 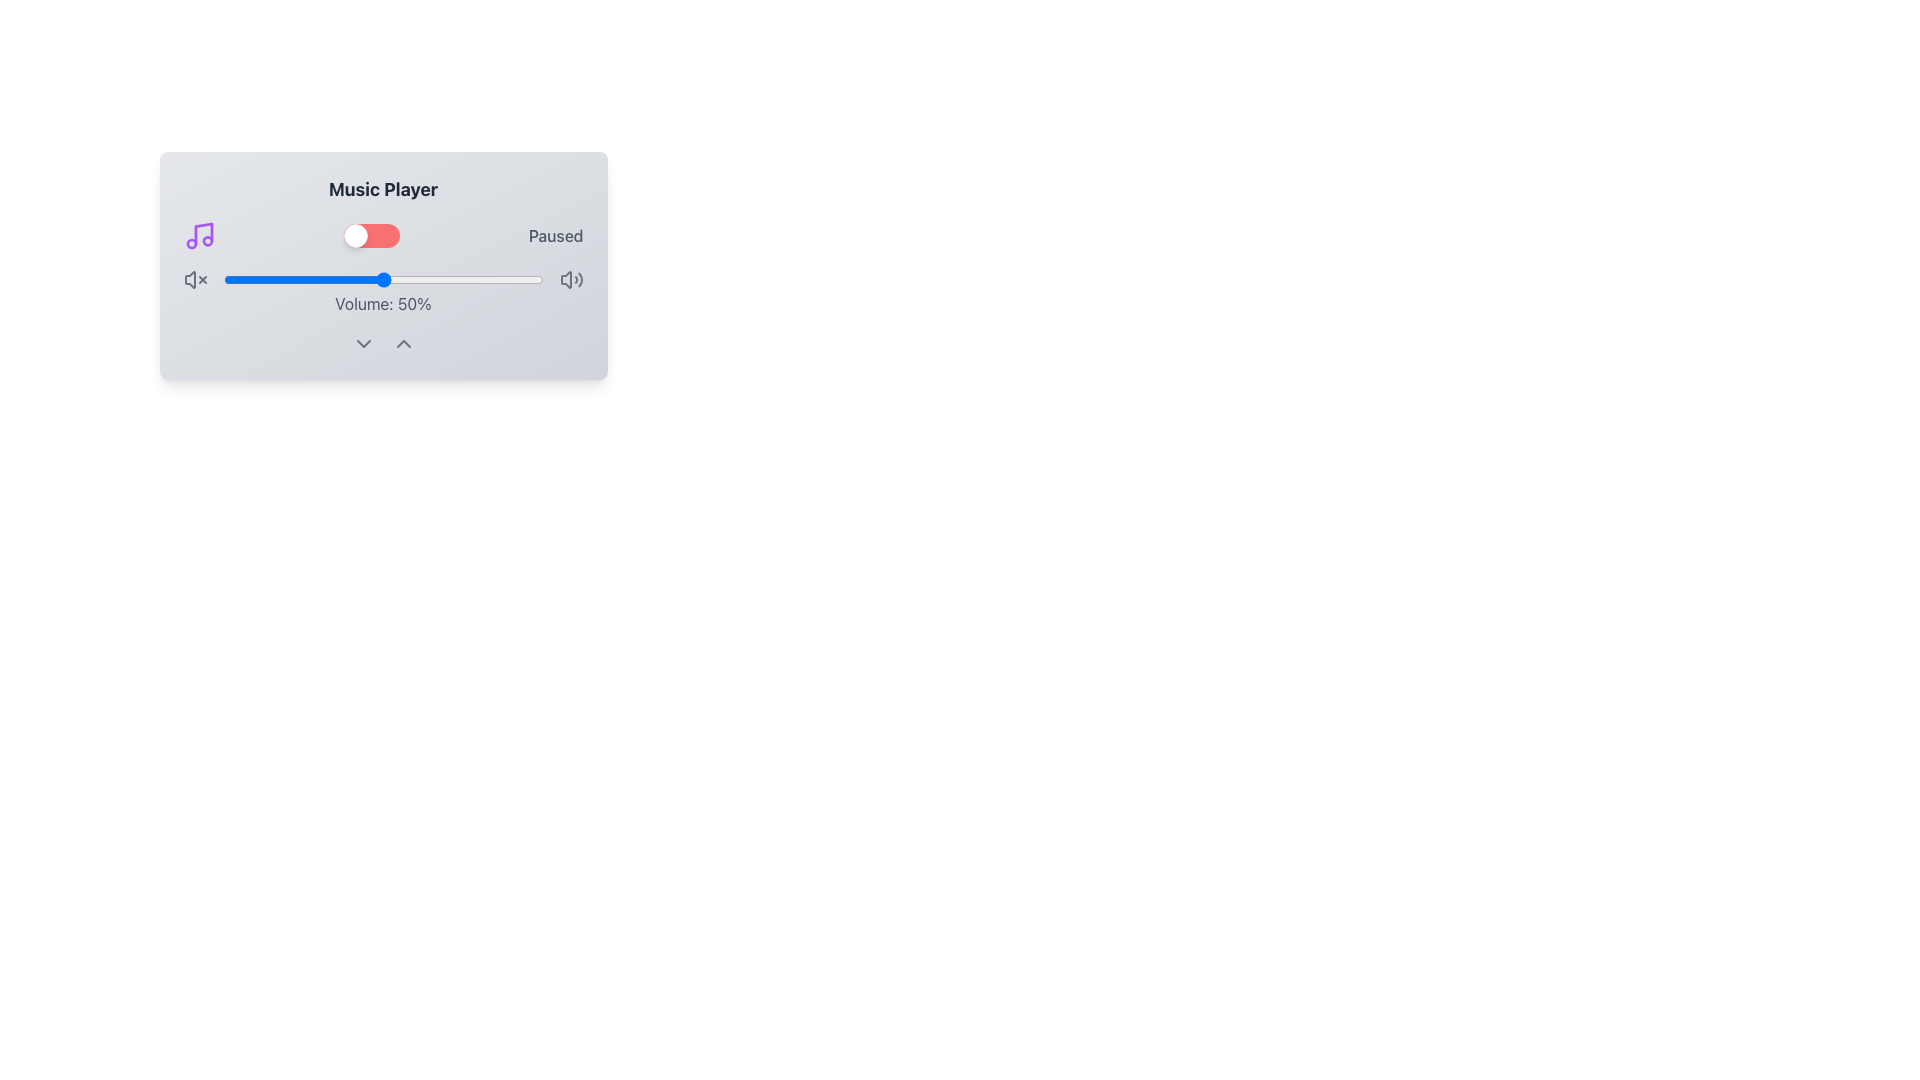 I want to click on the mute icon located on the left side of the horizontal volume control bar, so click(x=195, y=280).